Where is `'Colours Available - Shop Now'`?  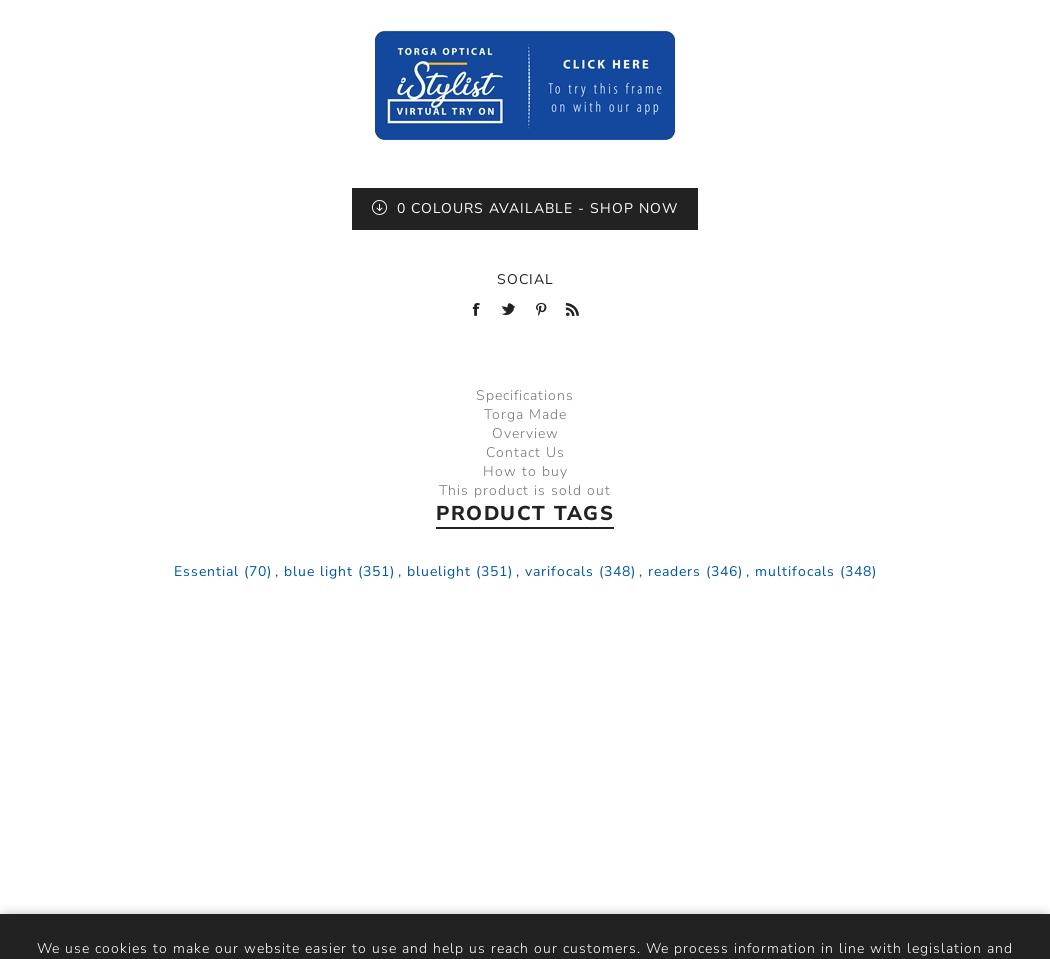
'Colours Available - Shop Now' is located at coordinates (544, 208).